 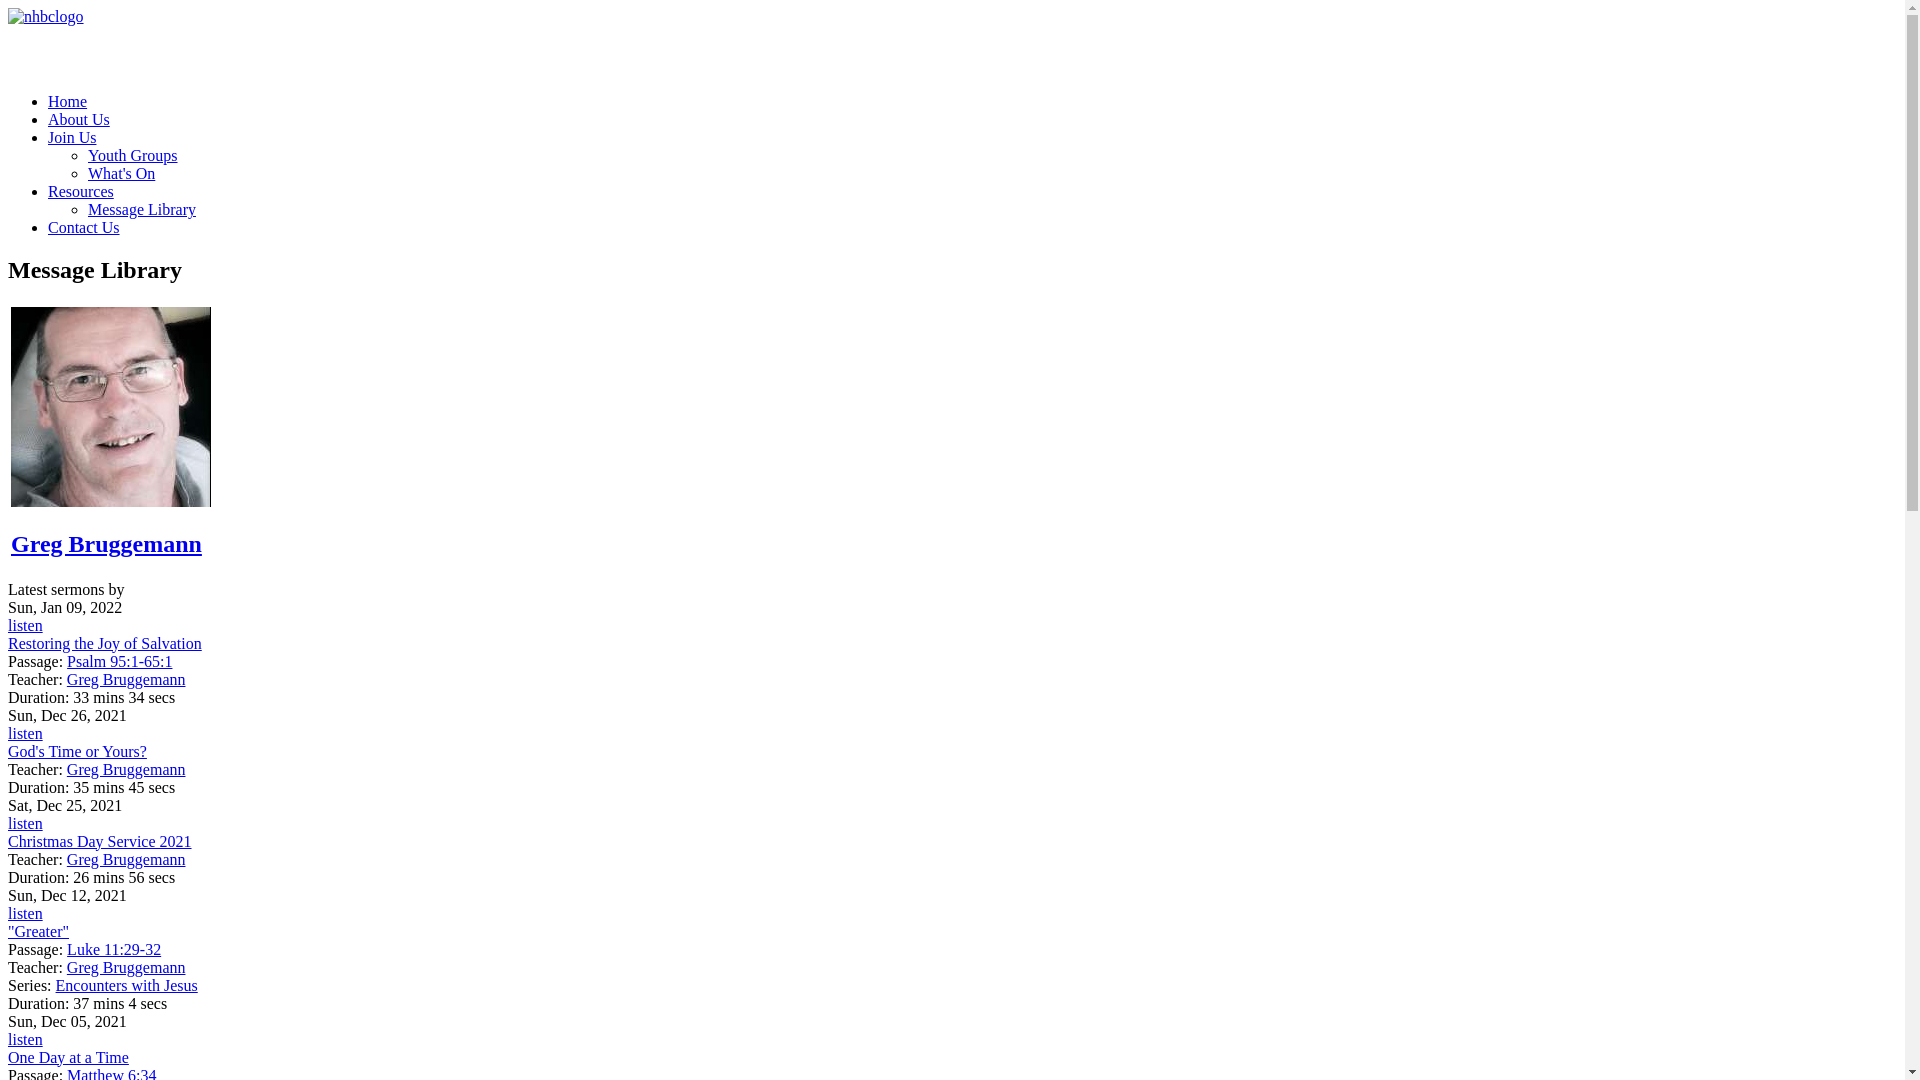 I want to click on 'One Day at a Time', so click(x=68, y=1056).